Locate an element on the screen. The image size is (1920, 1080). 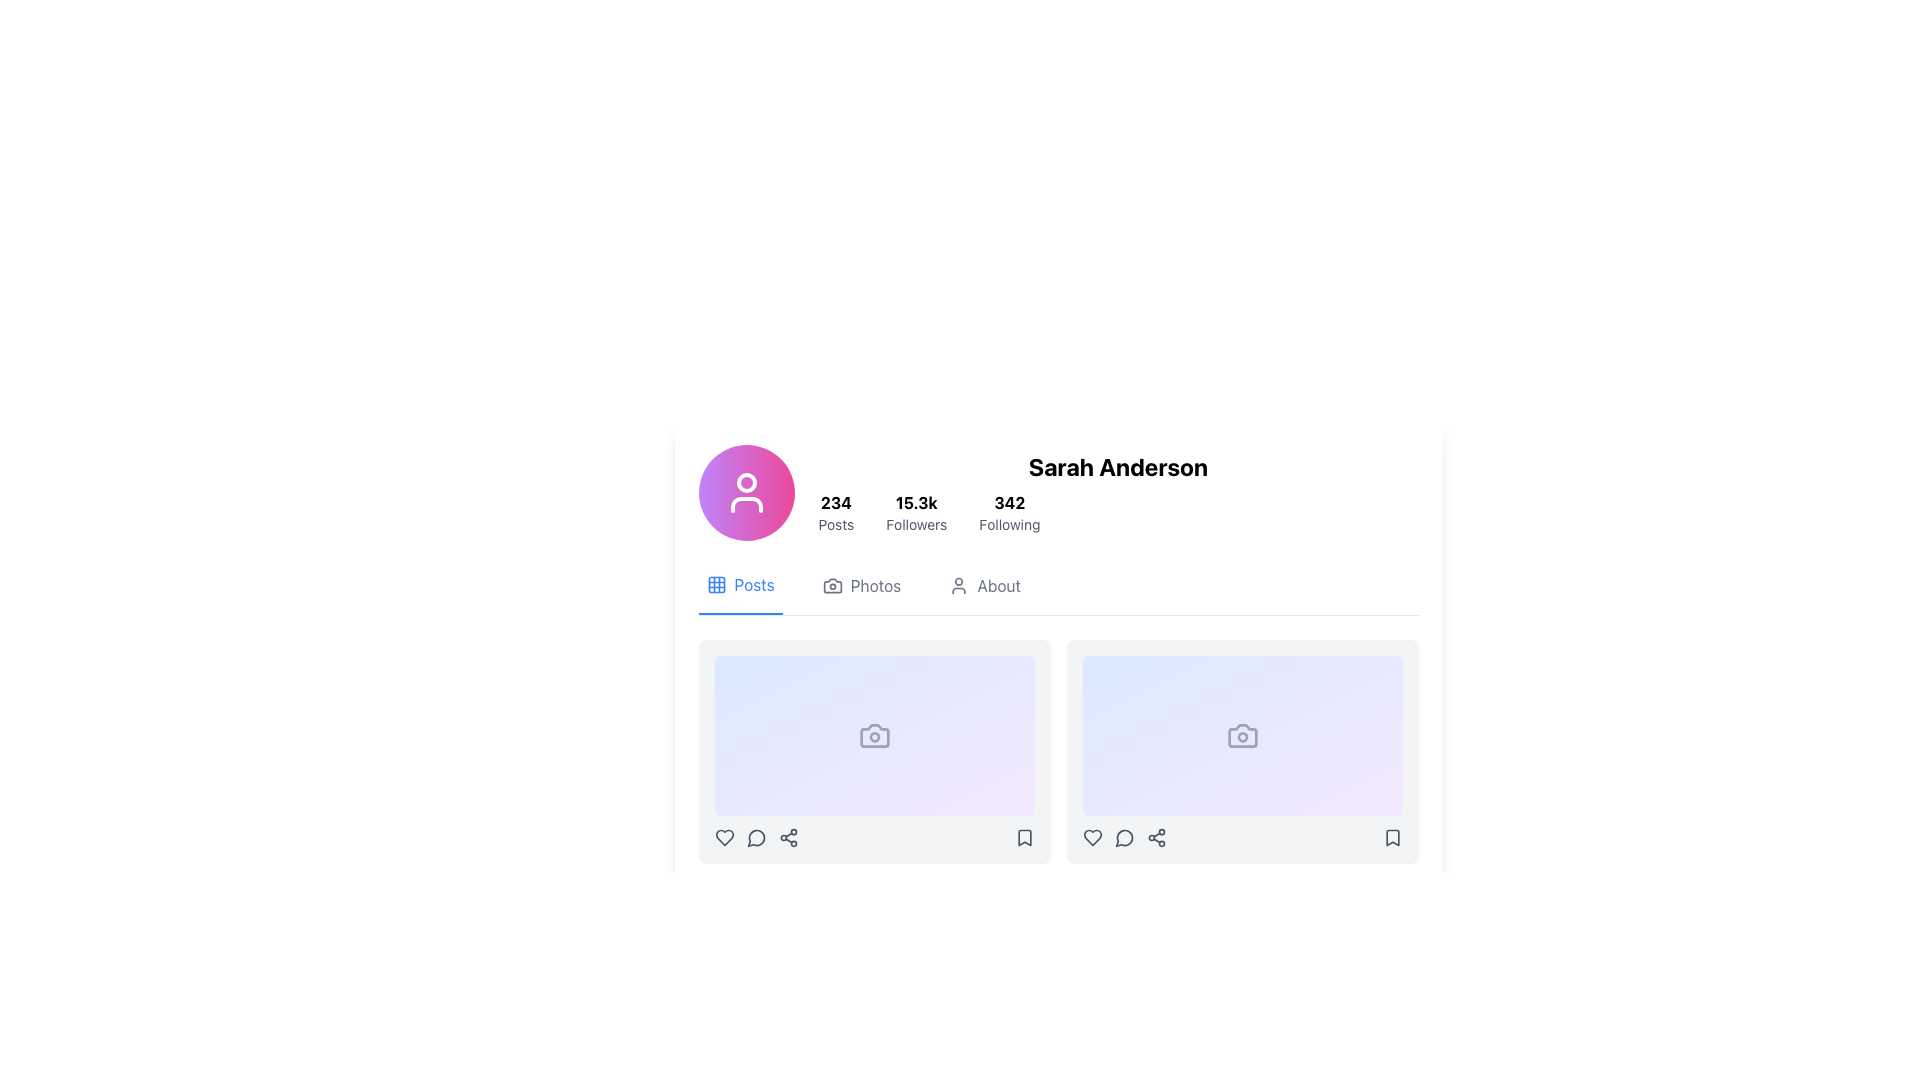
the first Image Placeholder Card, which serves as an image preview and is located to the left of similar cards in a row is located at coordinates (874, 736).